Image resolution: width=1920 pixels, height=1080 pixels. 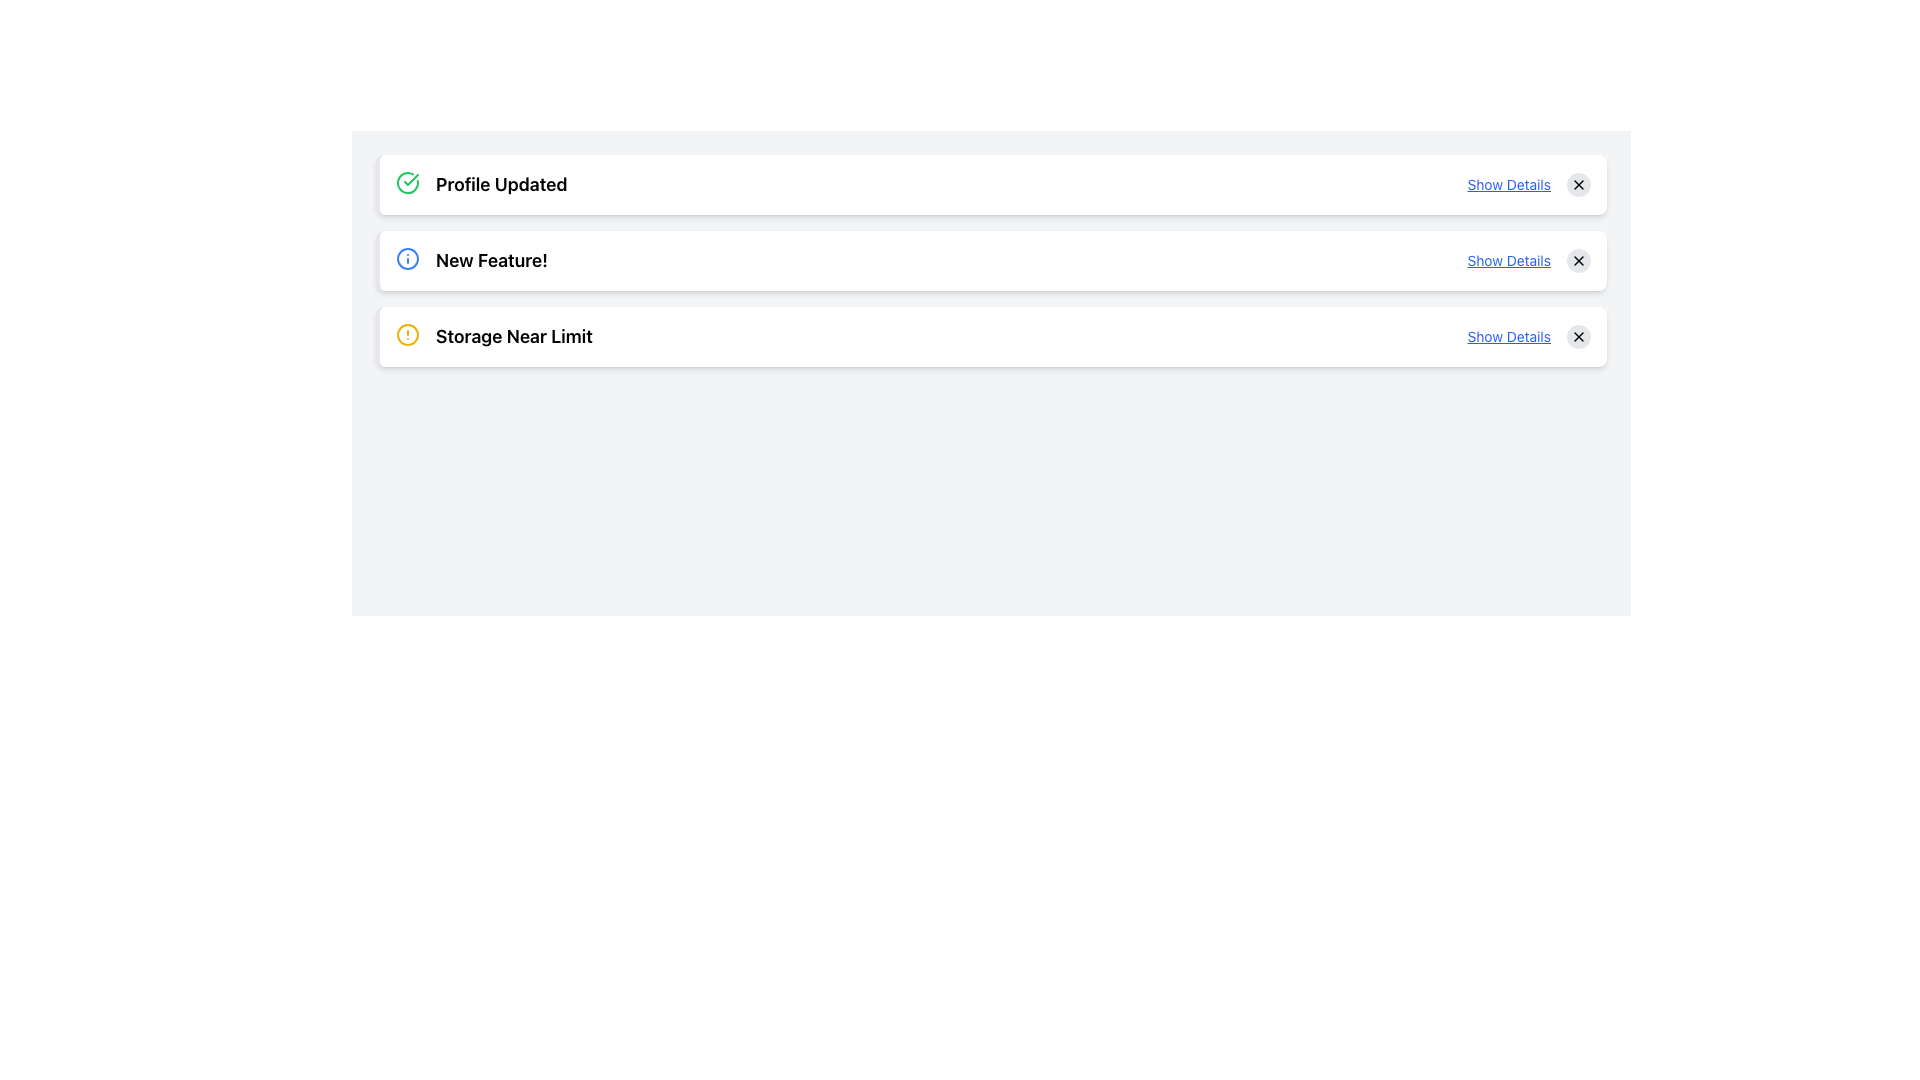 I want to click on the circular green checkmark icon representing a success state, located adjacent to the text 'Profile Updated', so click(x=407, y=182).